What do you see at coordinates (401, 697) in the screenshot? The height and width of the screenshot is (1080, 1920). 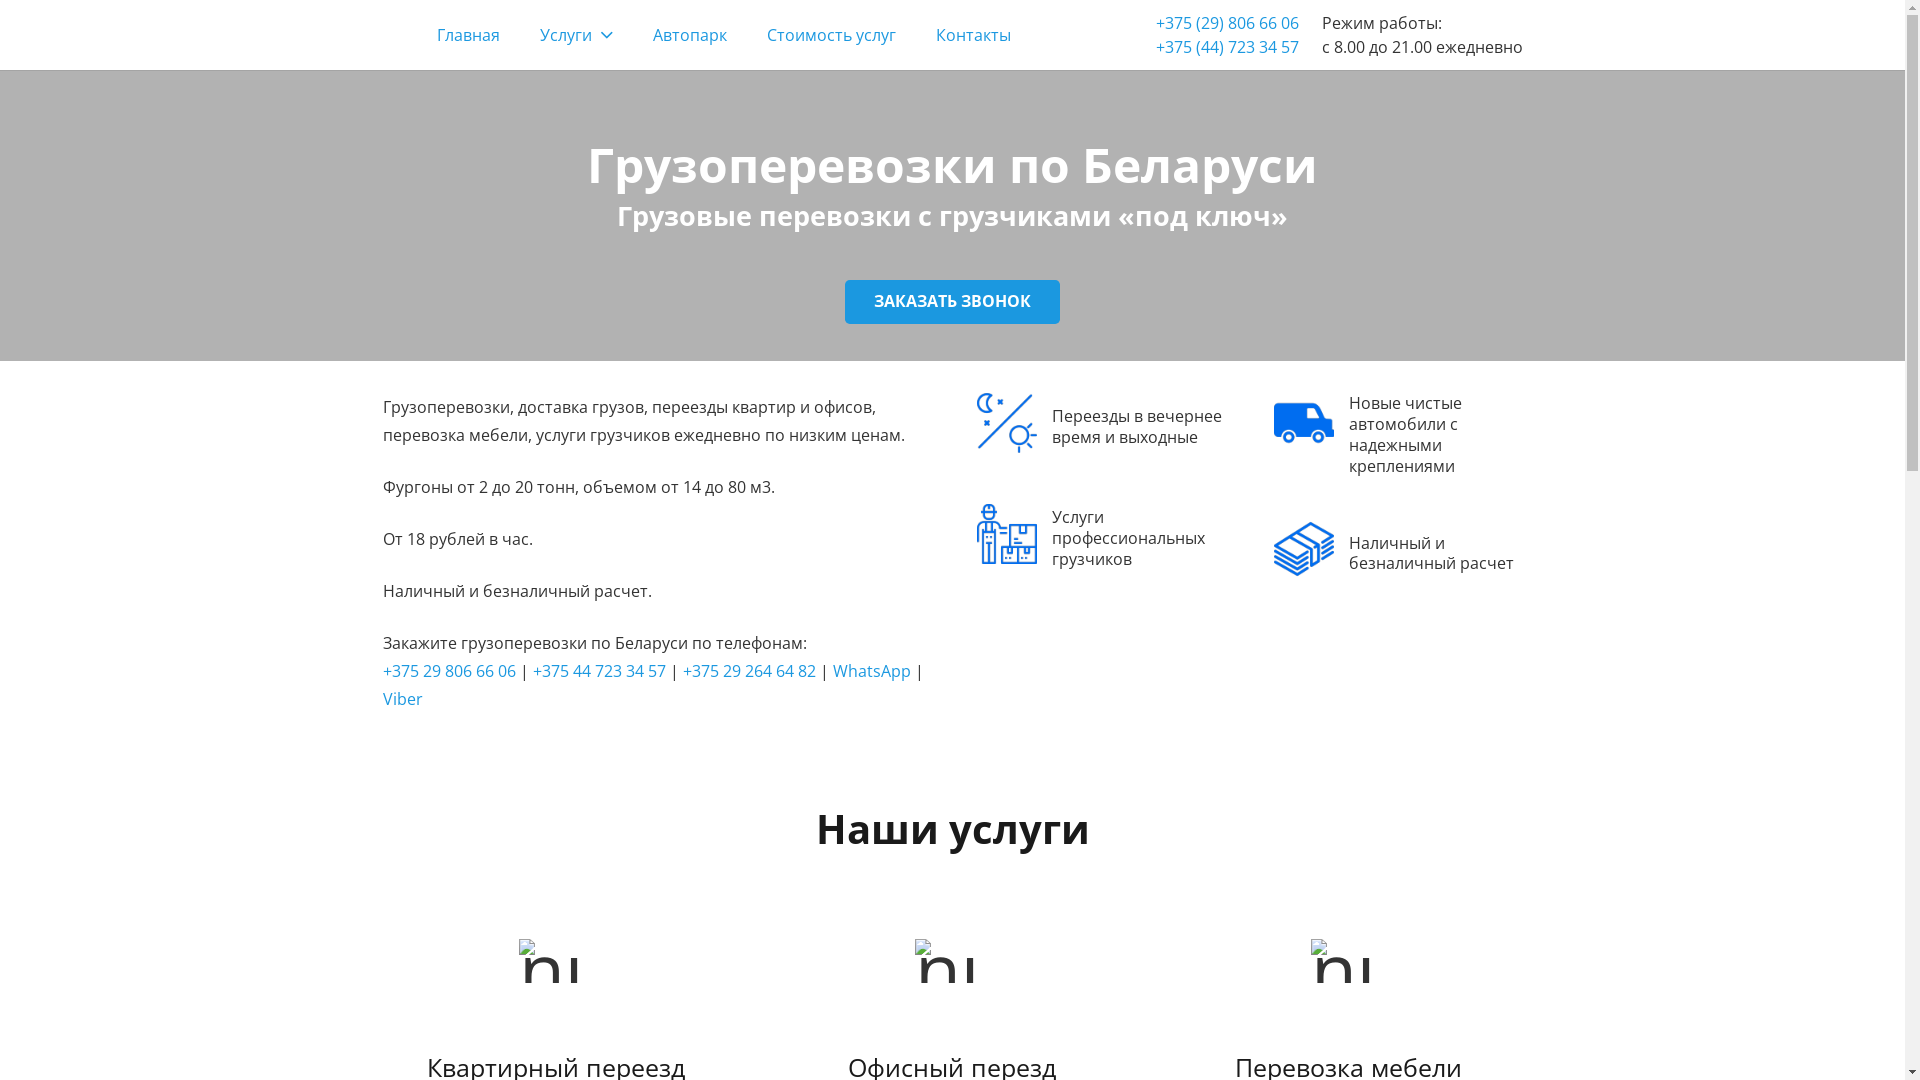 I see `'Viber'` at bounding box center [401, 697].